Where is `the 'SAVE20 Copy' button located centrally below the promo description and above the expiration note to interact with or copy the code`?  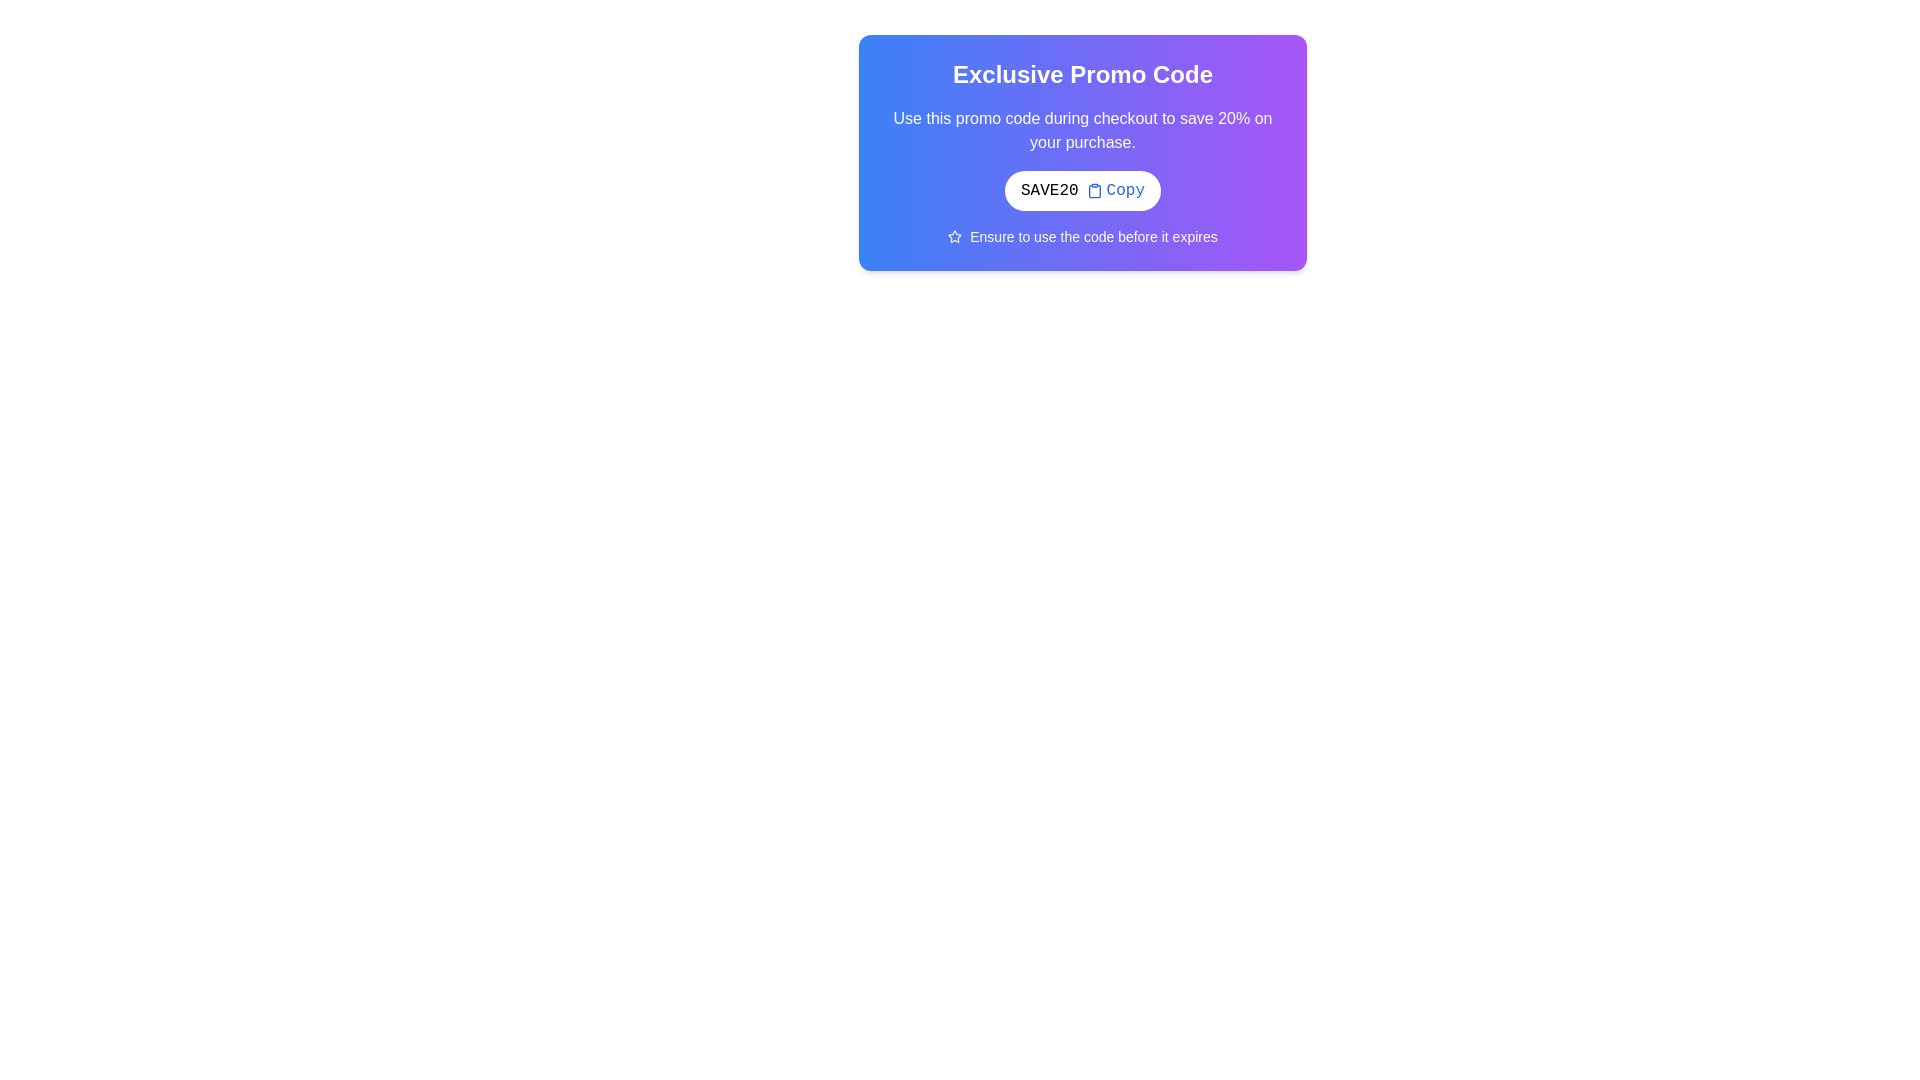
the 'SAVE20 Copy' button located centrally below the promo description and above the expiration note to interact with or copy the code is located at coordinates (1082, 191).